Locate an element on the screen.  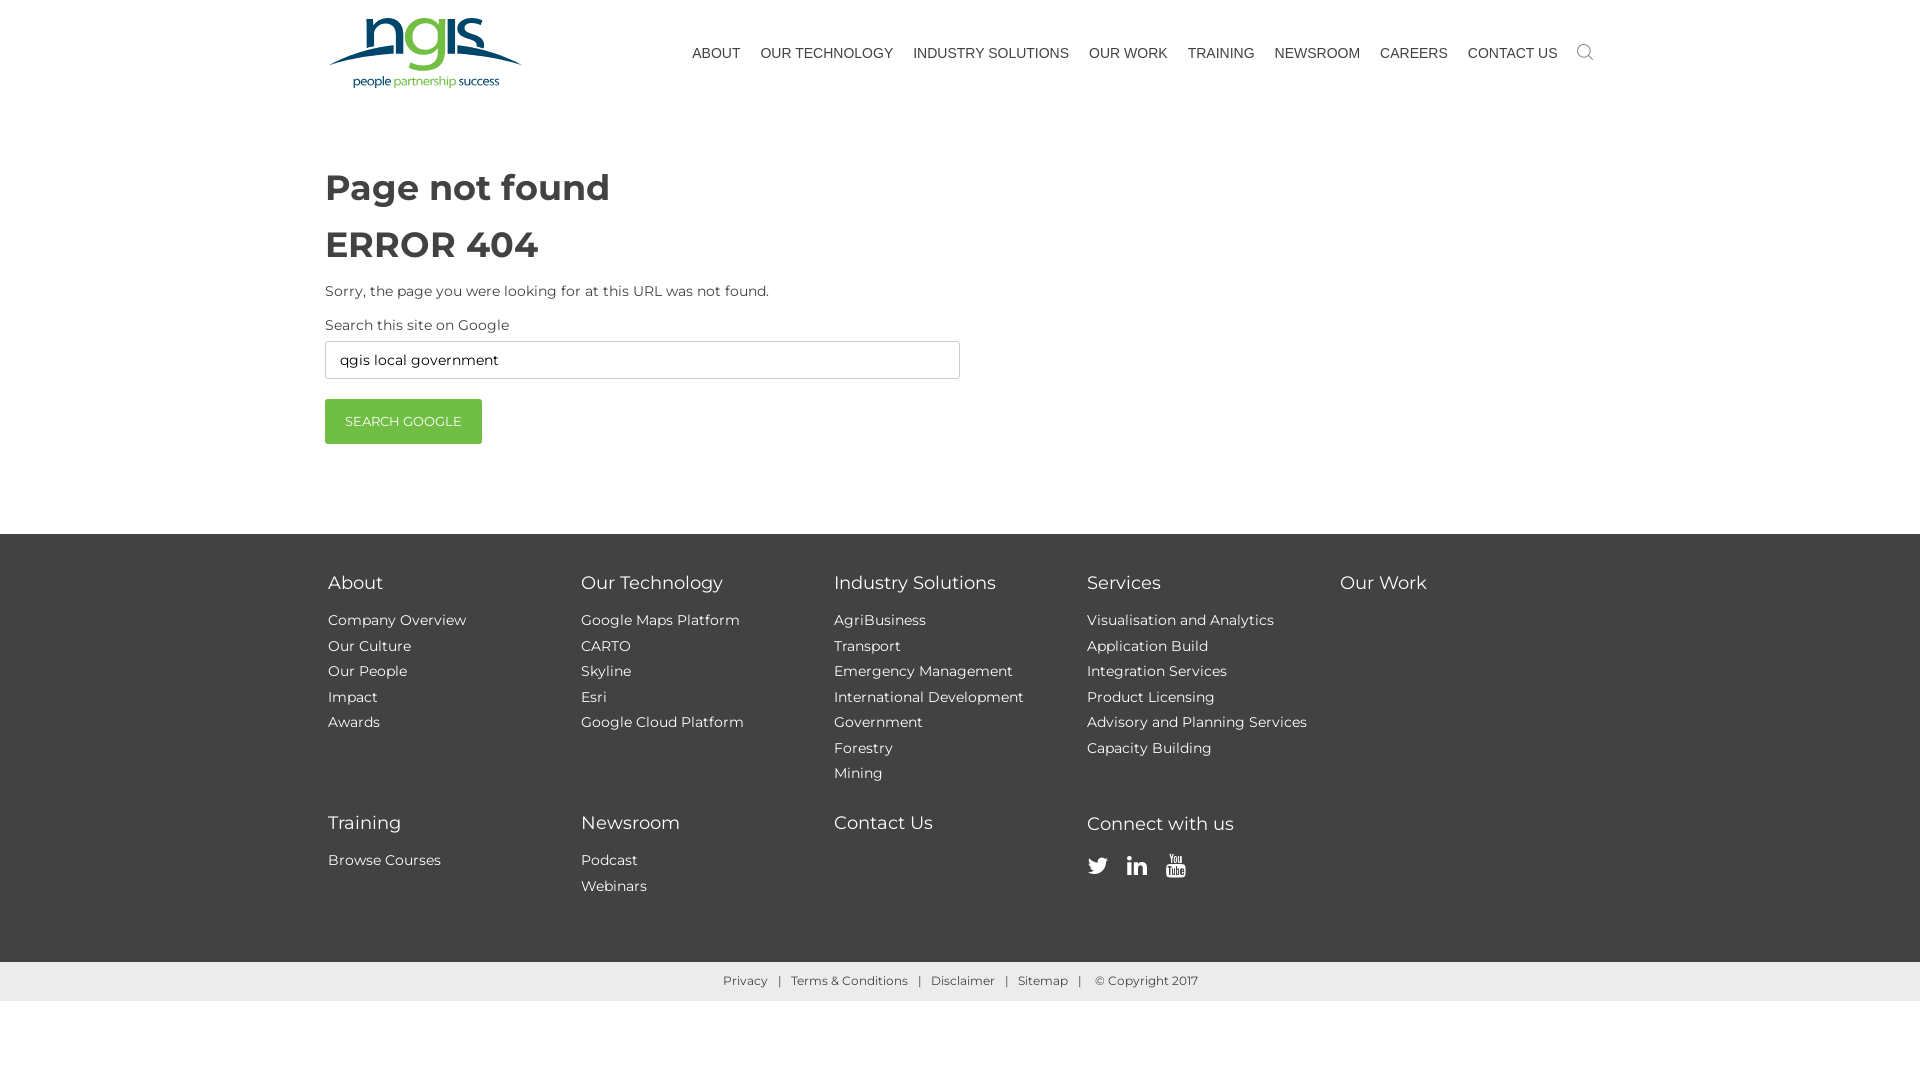
'International Development' is located at coordinates (928, 696).